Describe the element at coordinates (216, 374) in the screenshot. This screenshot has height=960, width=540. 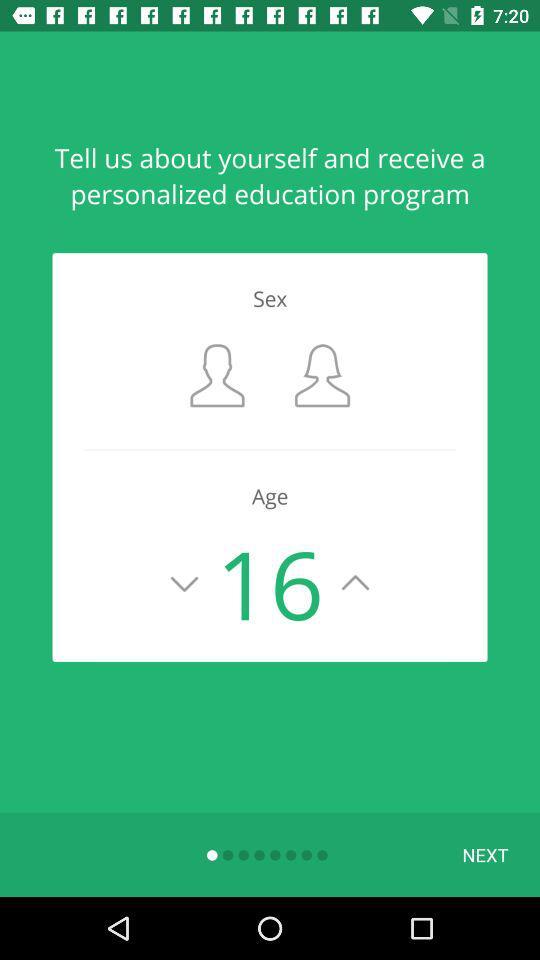
I see `the avatar icon` at that location.